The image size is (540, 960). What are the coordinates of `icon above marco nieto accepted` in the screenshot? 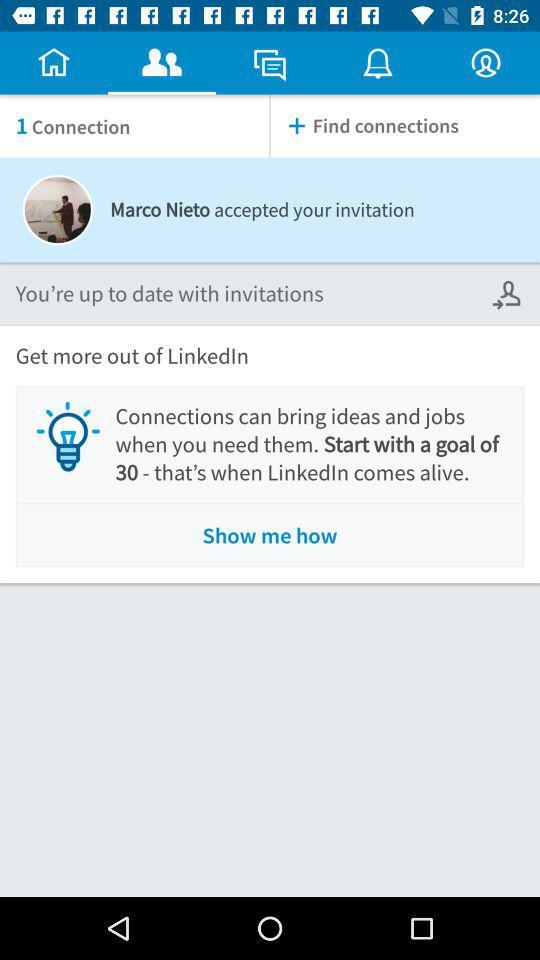 It's located at (405, 125).